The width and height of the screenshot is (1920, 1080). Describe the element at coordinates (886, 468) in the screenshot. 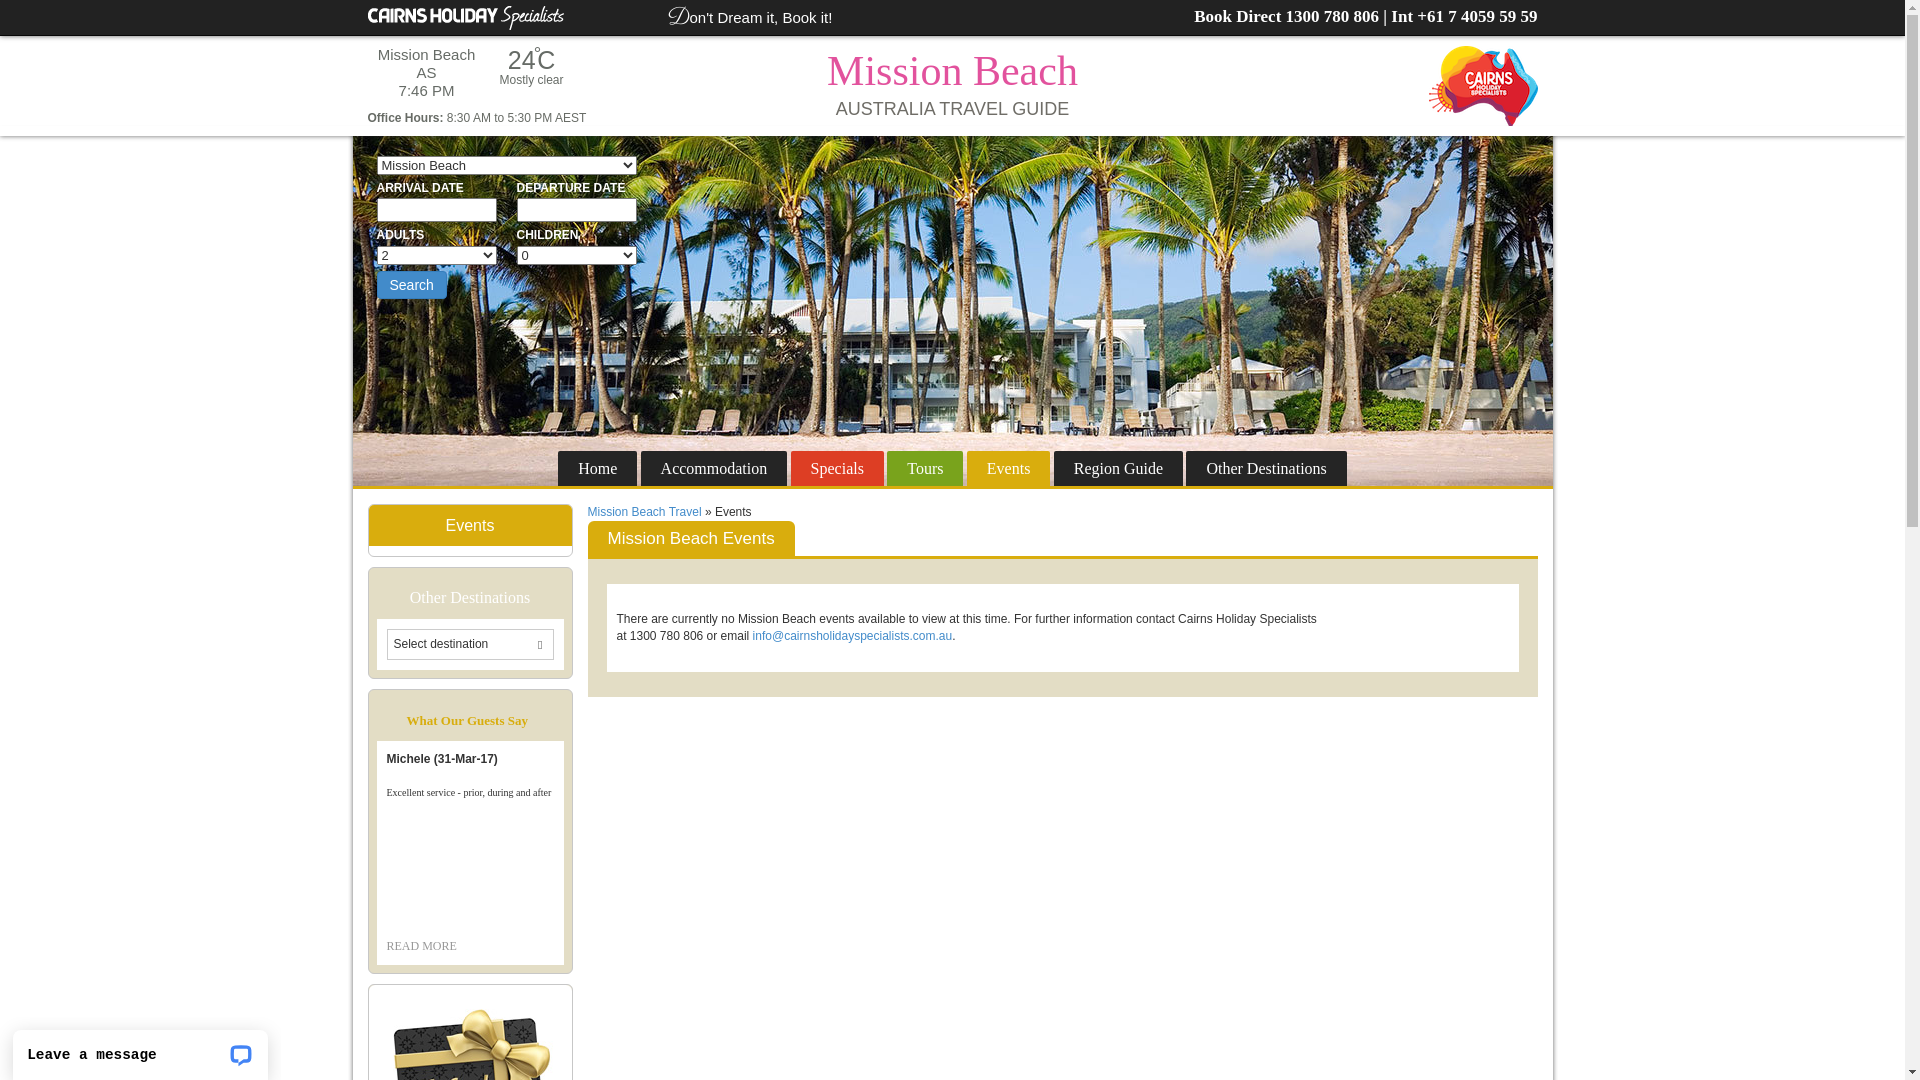

I see `'Tours'` at that location.